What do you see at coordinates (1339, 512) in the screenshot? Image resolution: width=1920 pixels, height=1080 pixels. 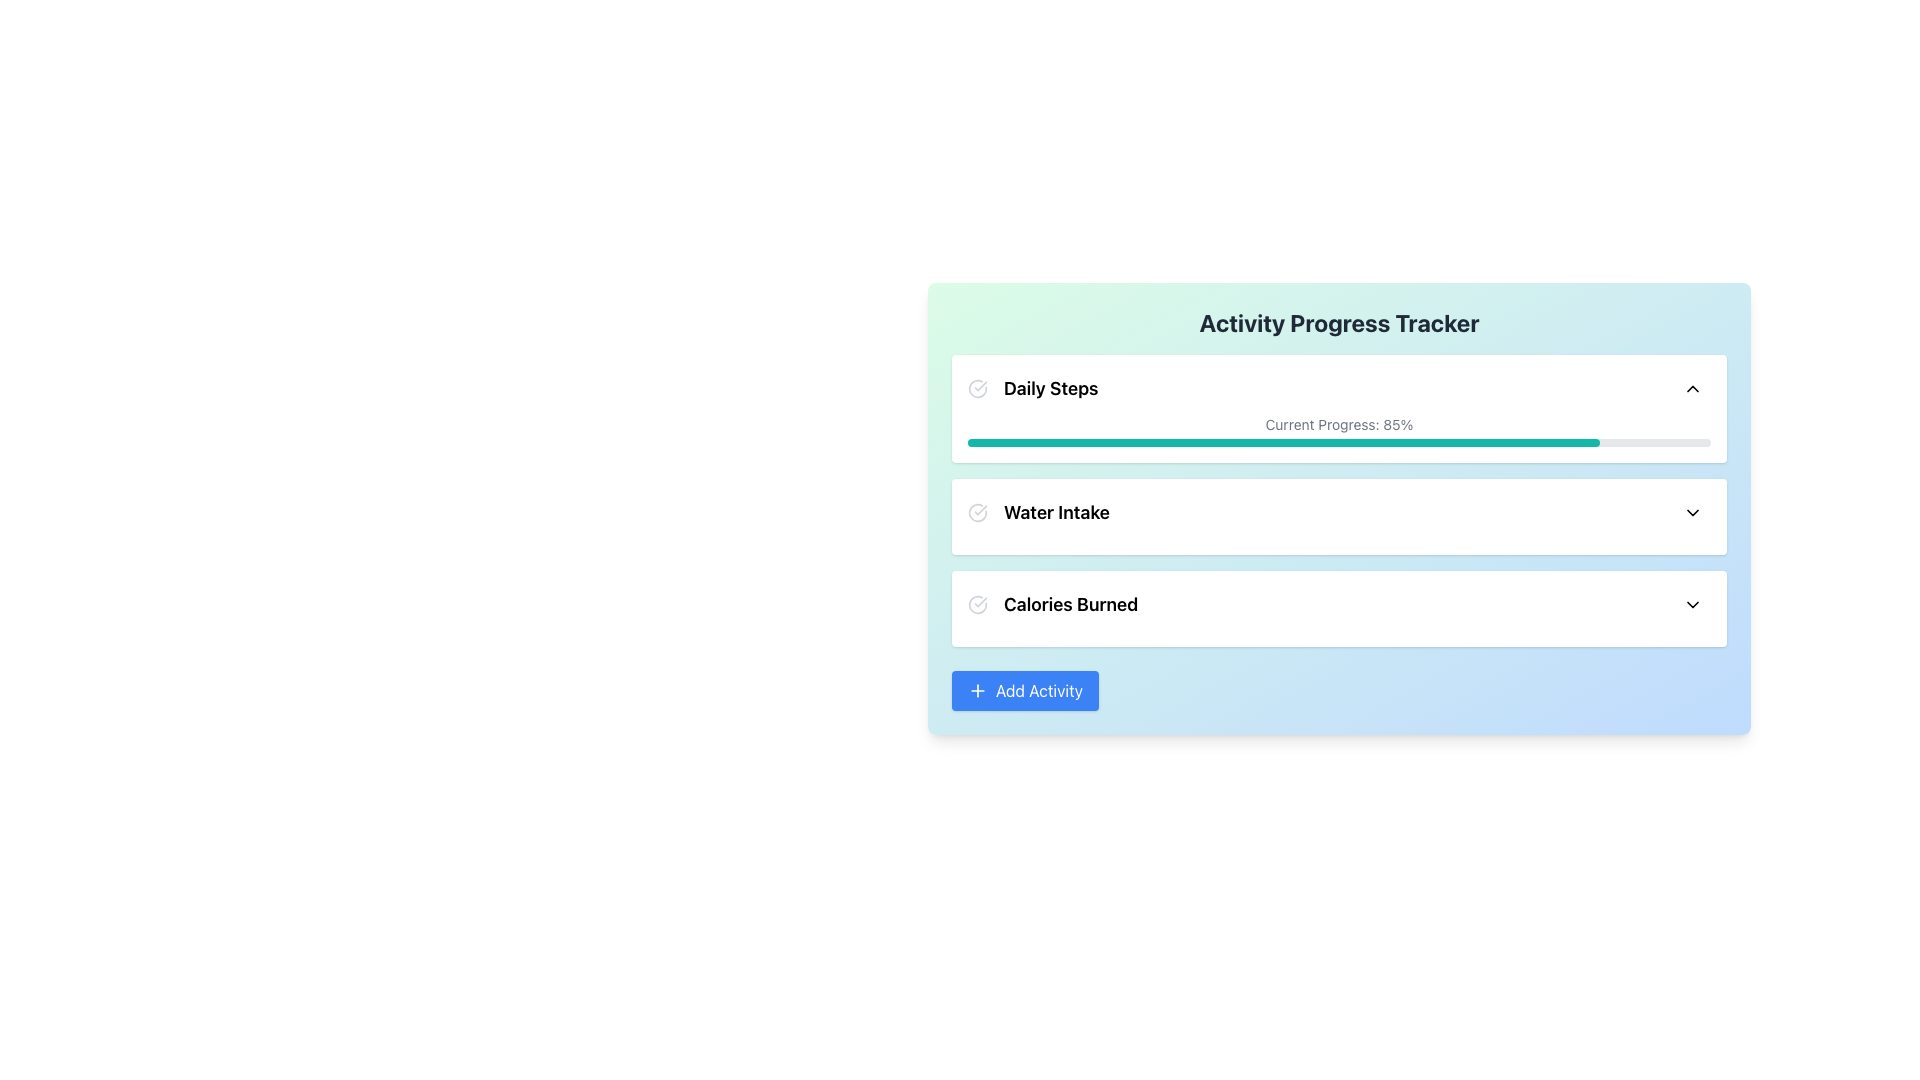 I see `the downward arrow next to the 'Water Intake' item in the horizontal list of the 'Activity Progress Tracker'` at bounding box center [1339, 512].